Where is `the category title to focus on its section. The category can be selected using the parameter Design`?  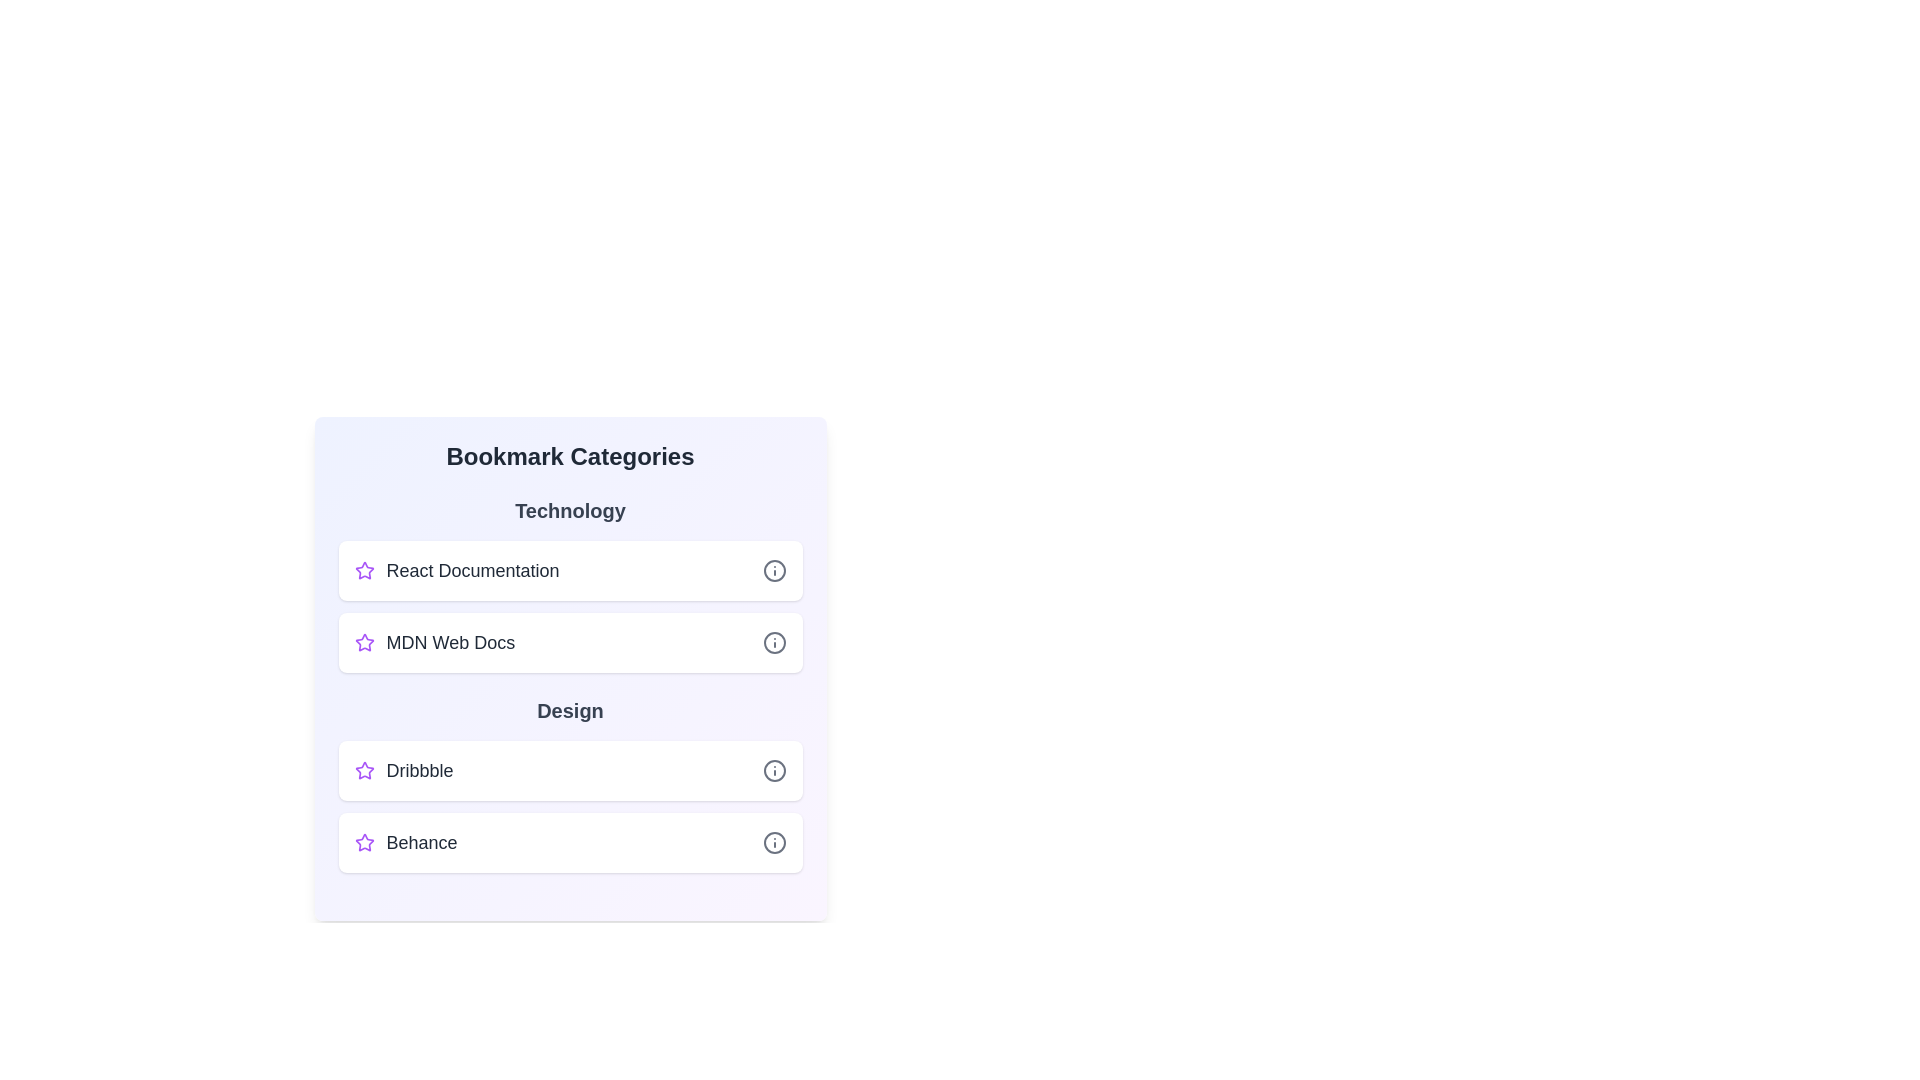
the category title to focus on its section. The category can be selected using the parameter Design is located at coordinates (569, 709).